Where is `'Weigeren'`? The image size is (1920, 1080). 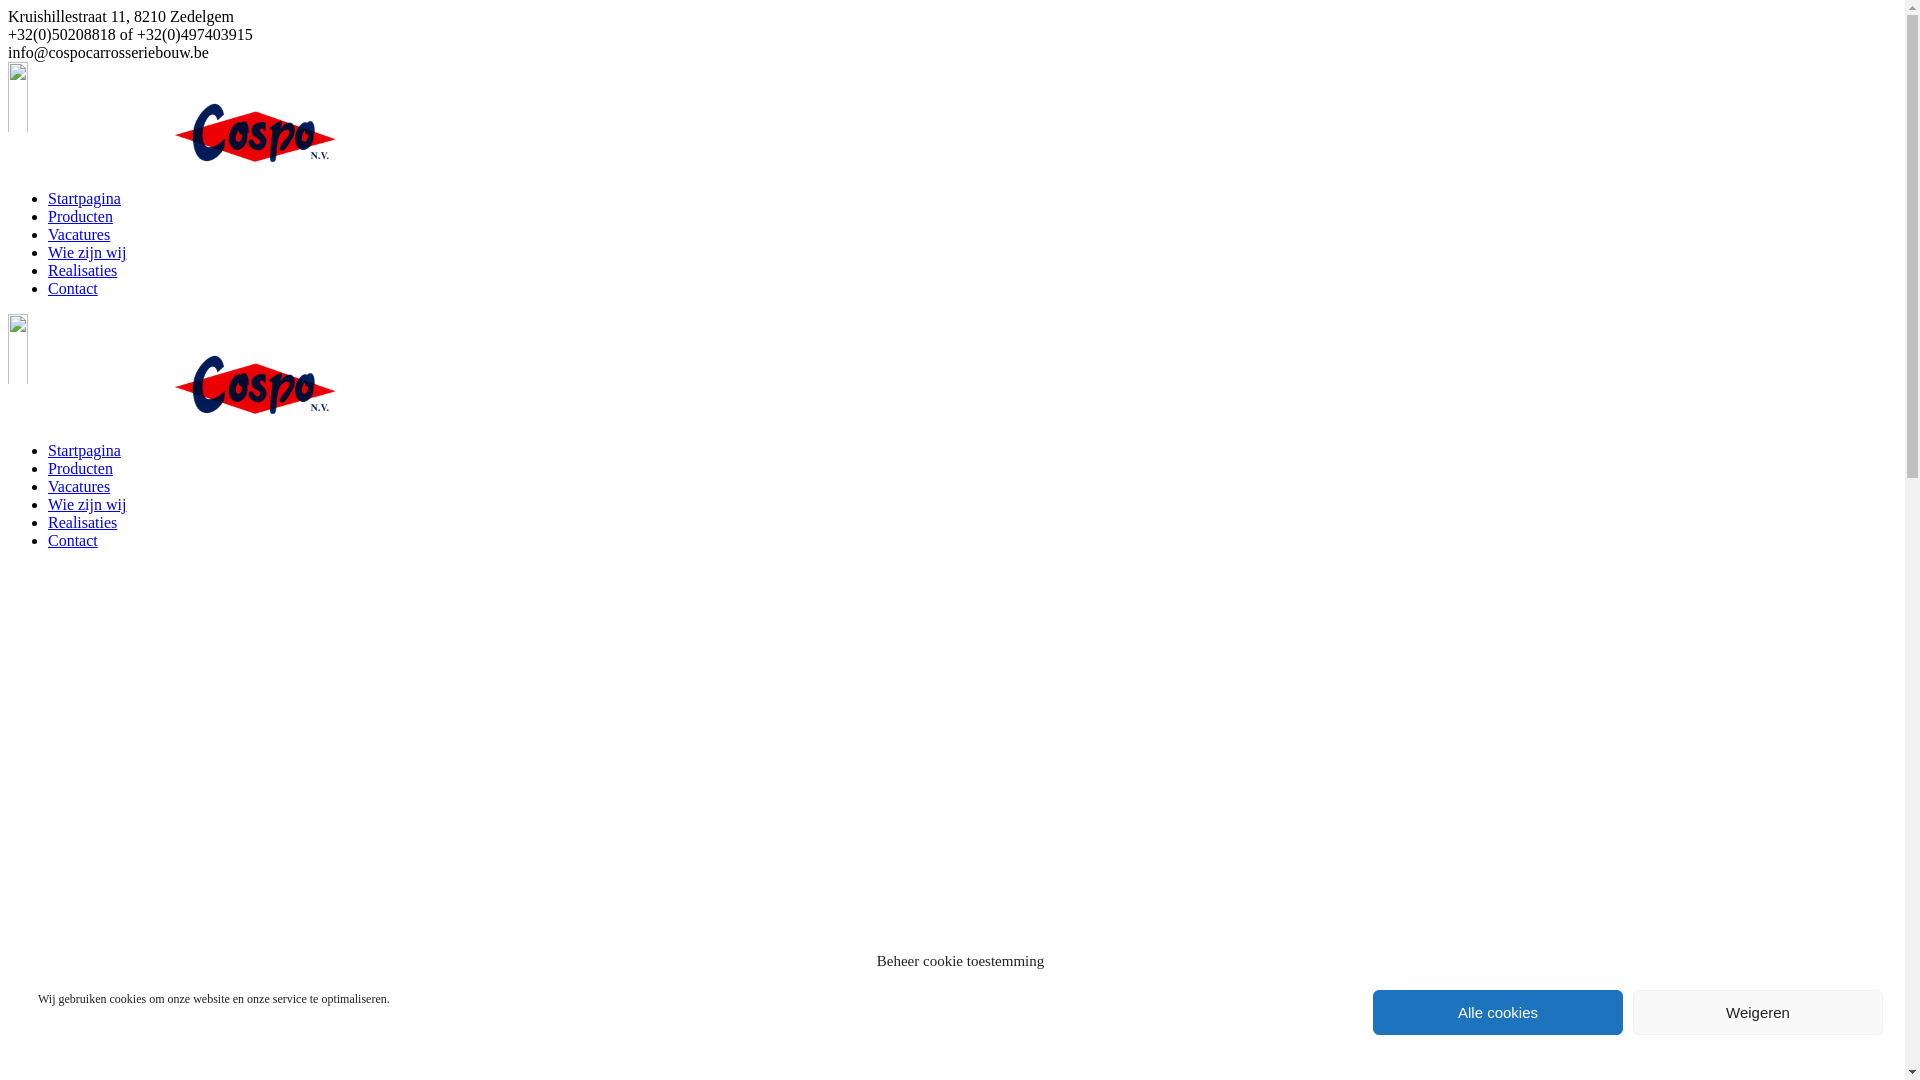 'Weigeren' is located at coordinates (1756, 1012).